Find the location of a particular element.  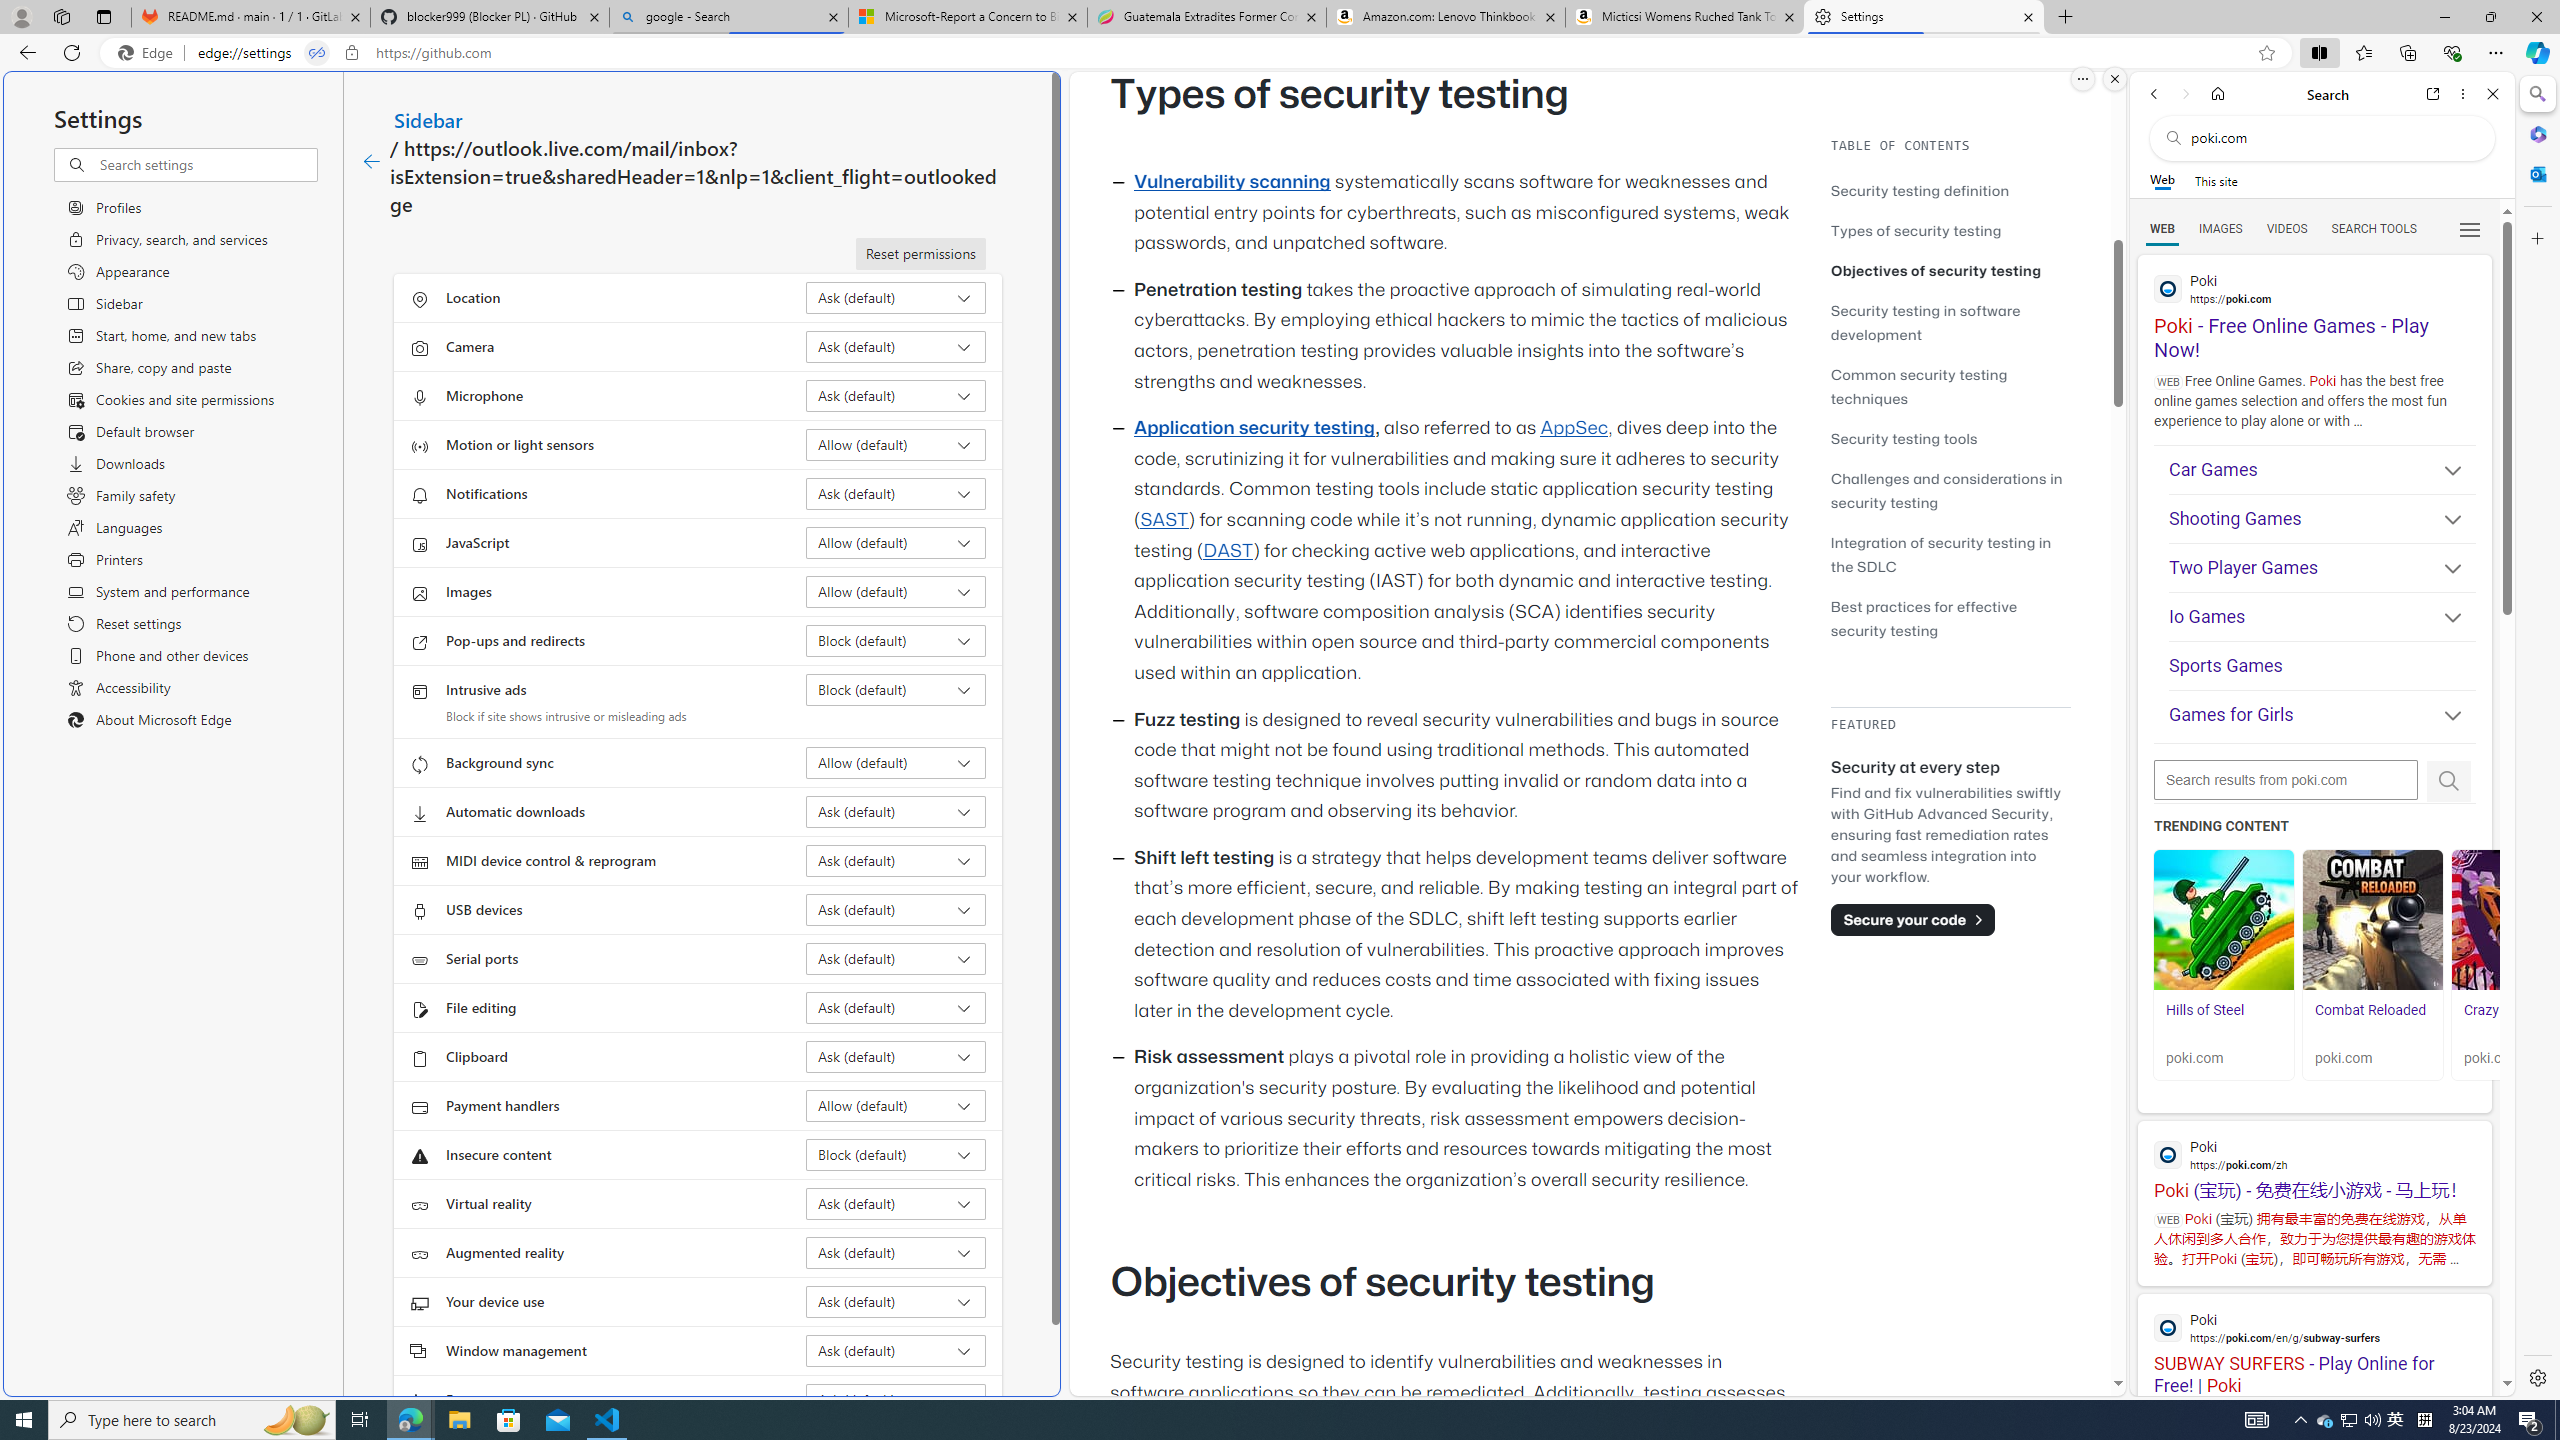

'Background sync Allow (default)' is located at coordinates (896, 762).